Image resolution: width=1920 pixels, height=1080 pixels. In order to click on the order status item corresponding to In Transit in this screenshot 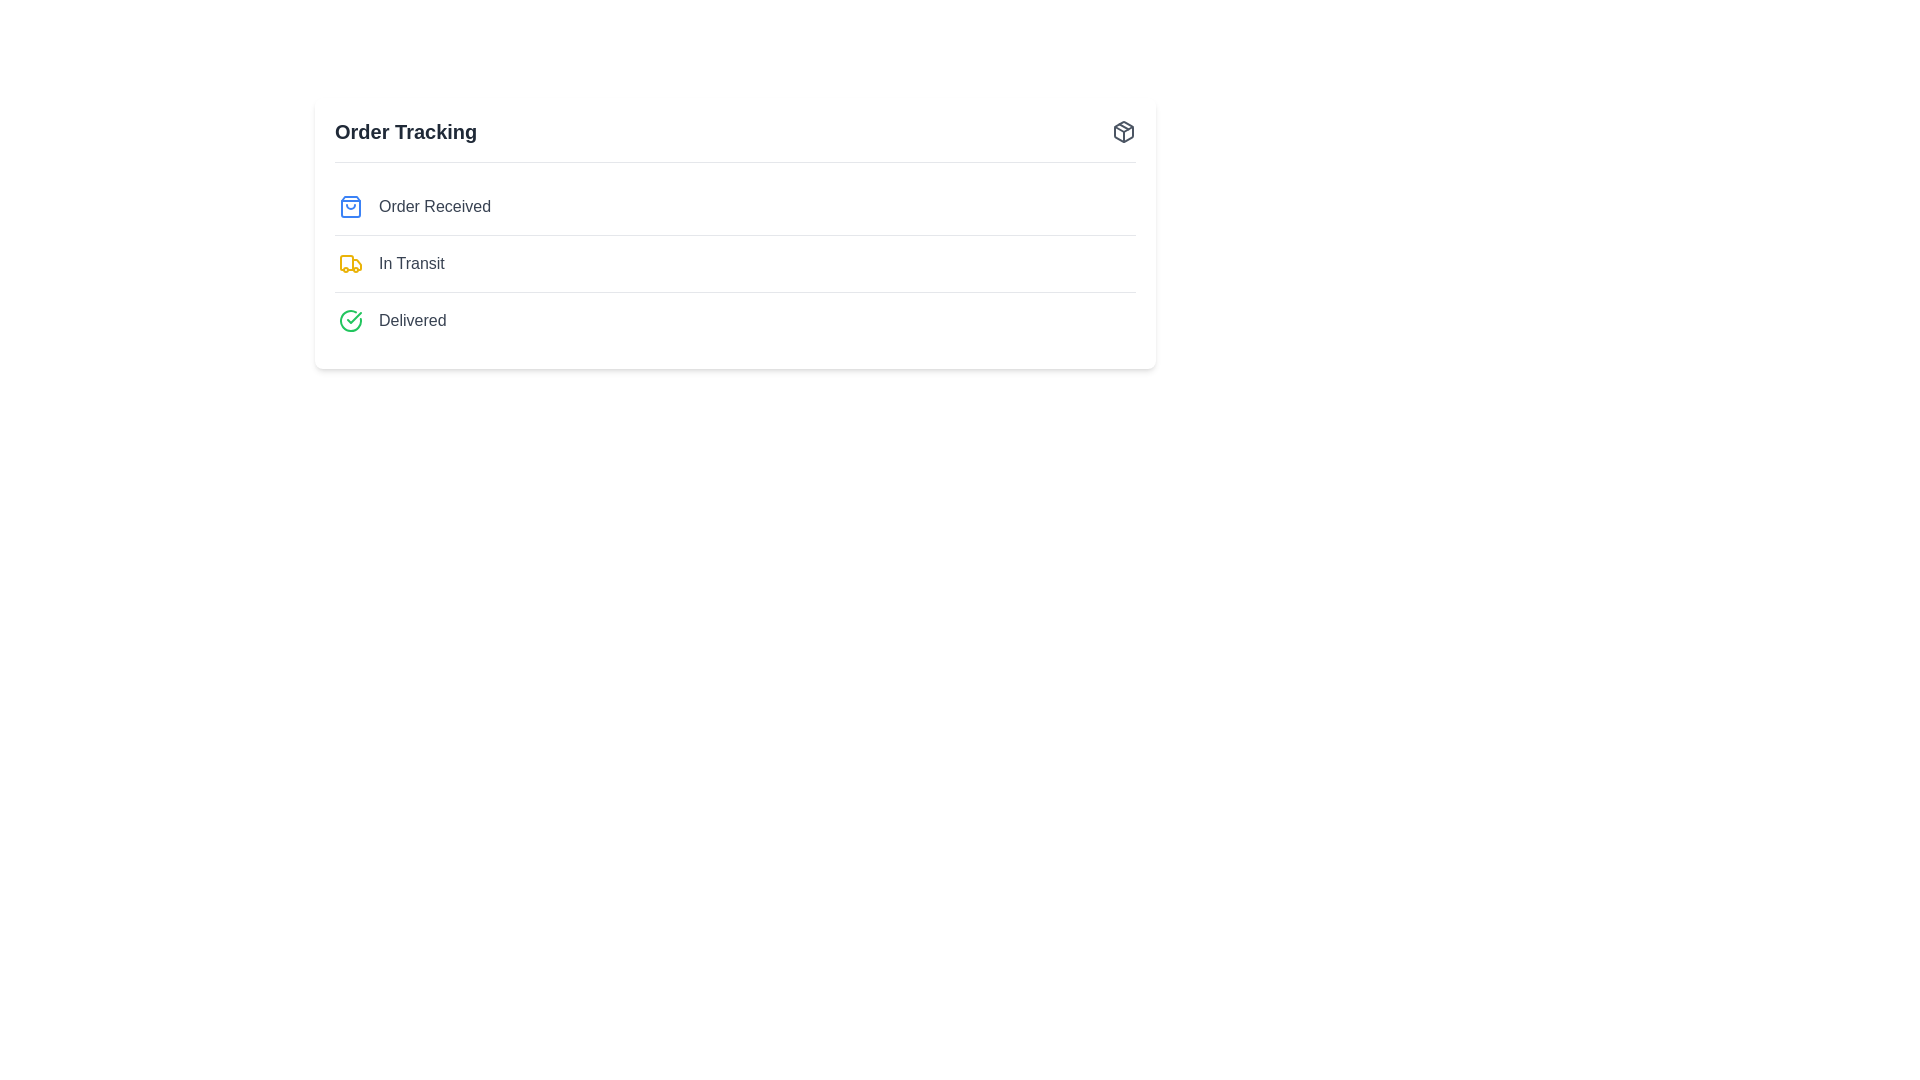, I will do `click(410, 262)`.